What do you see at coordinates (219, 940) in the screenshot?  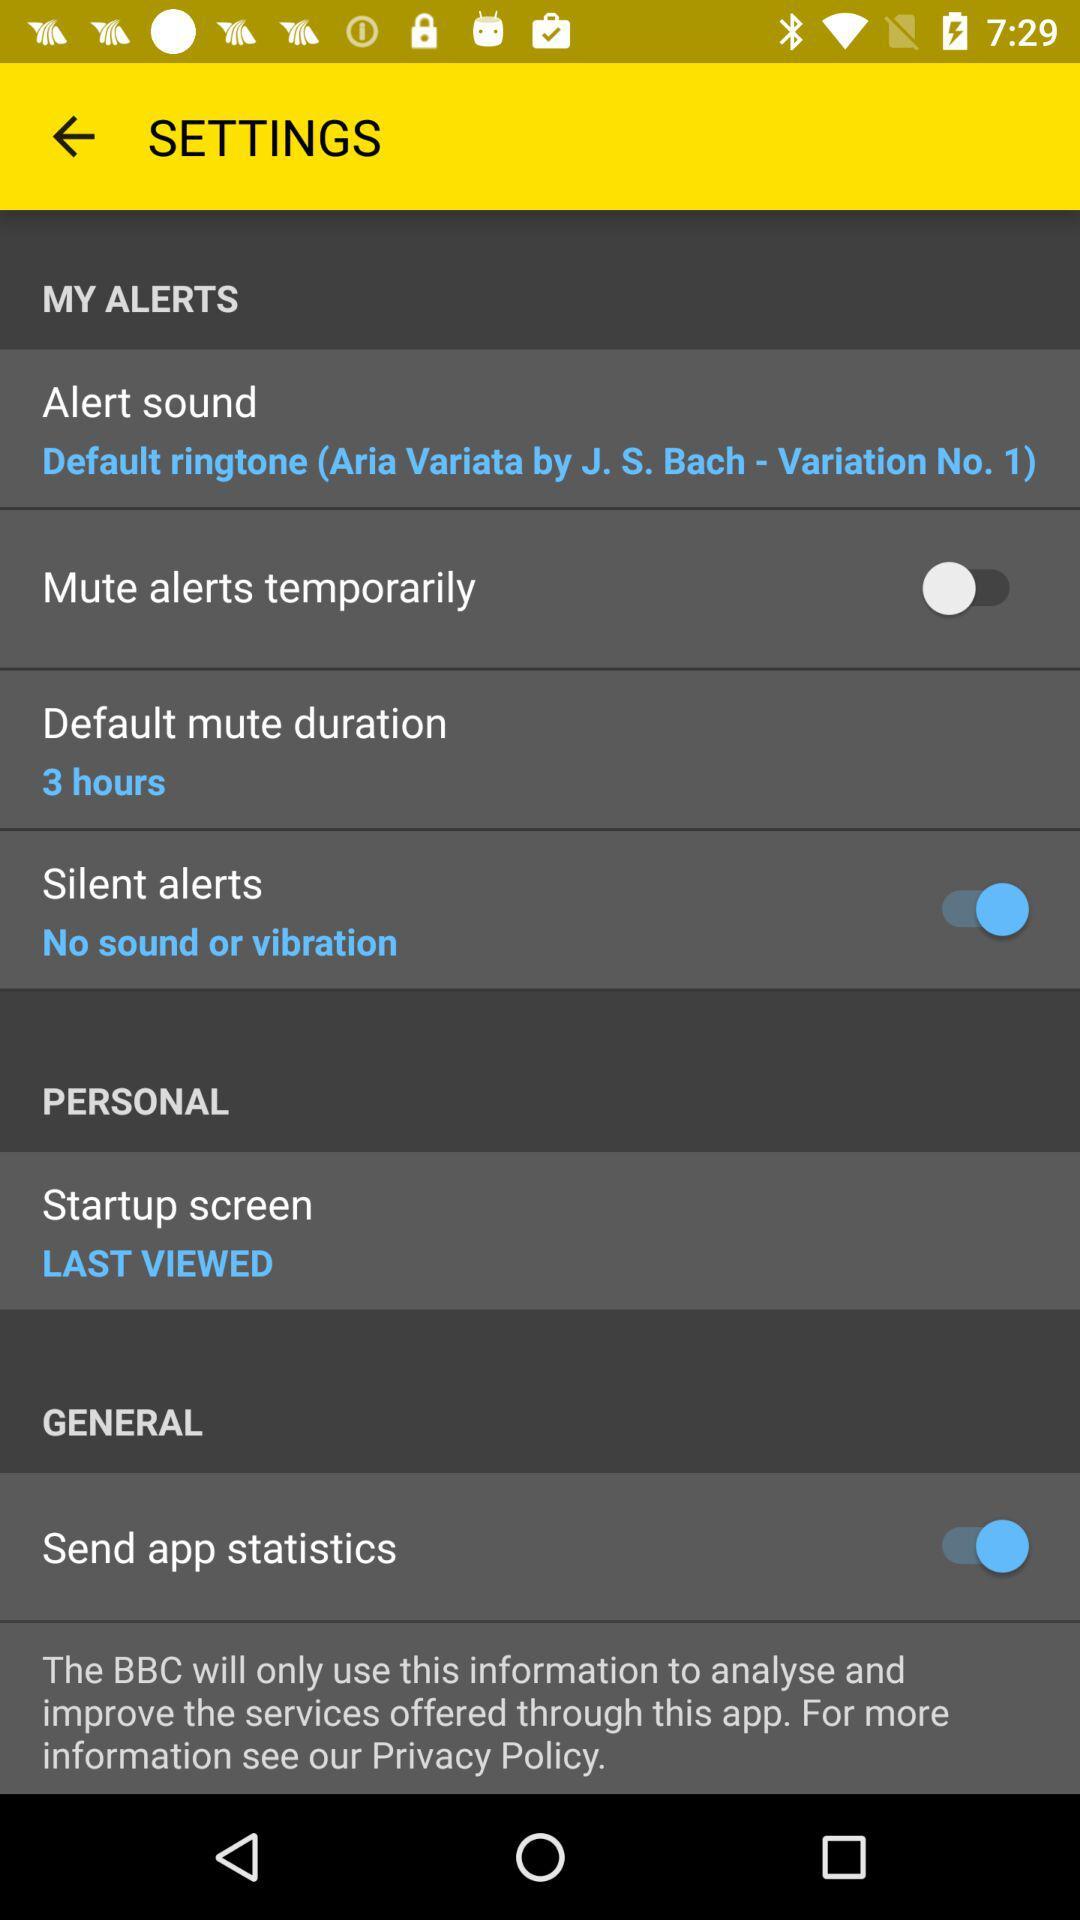 I see `no sound or icon` at bounding box center [219, 940].